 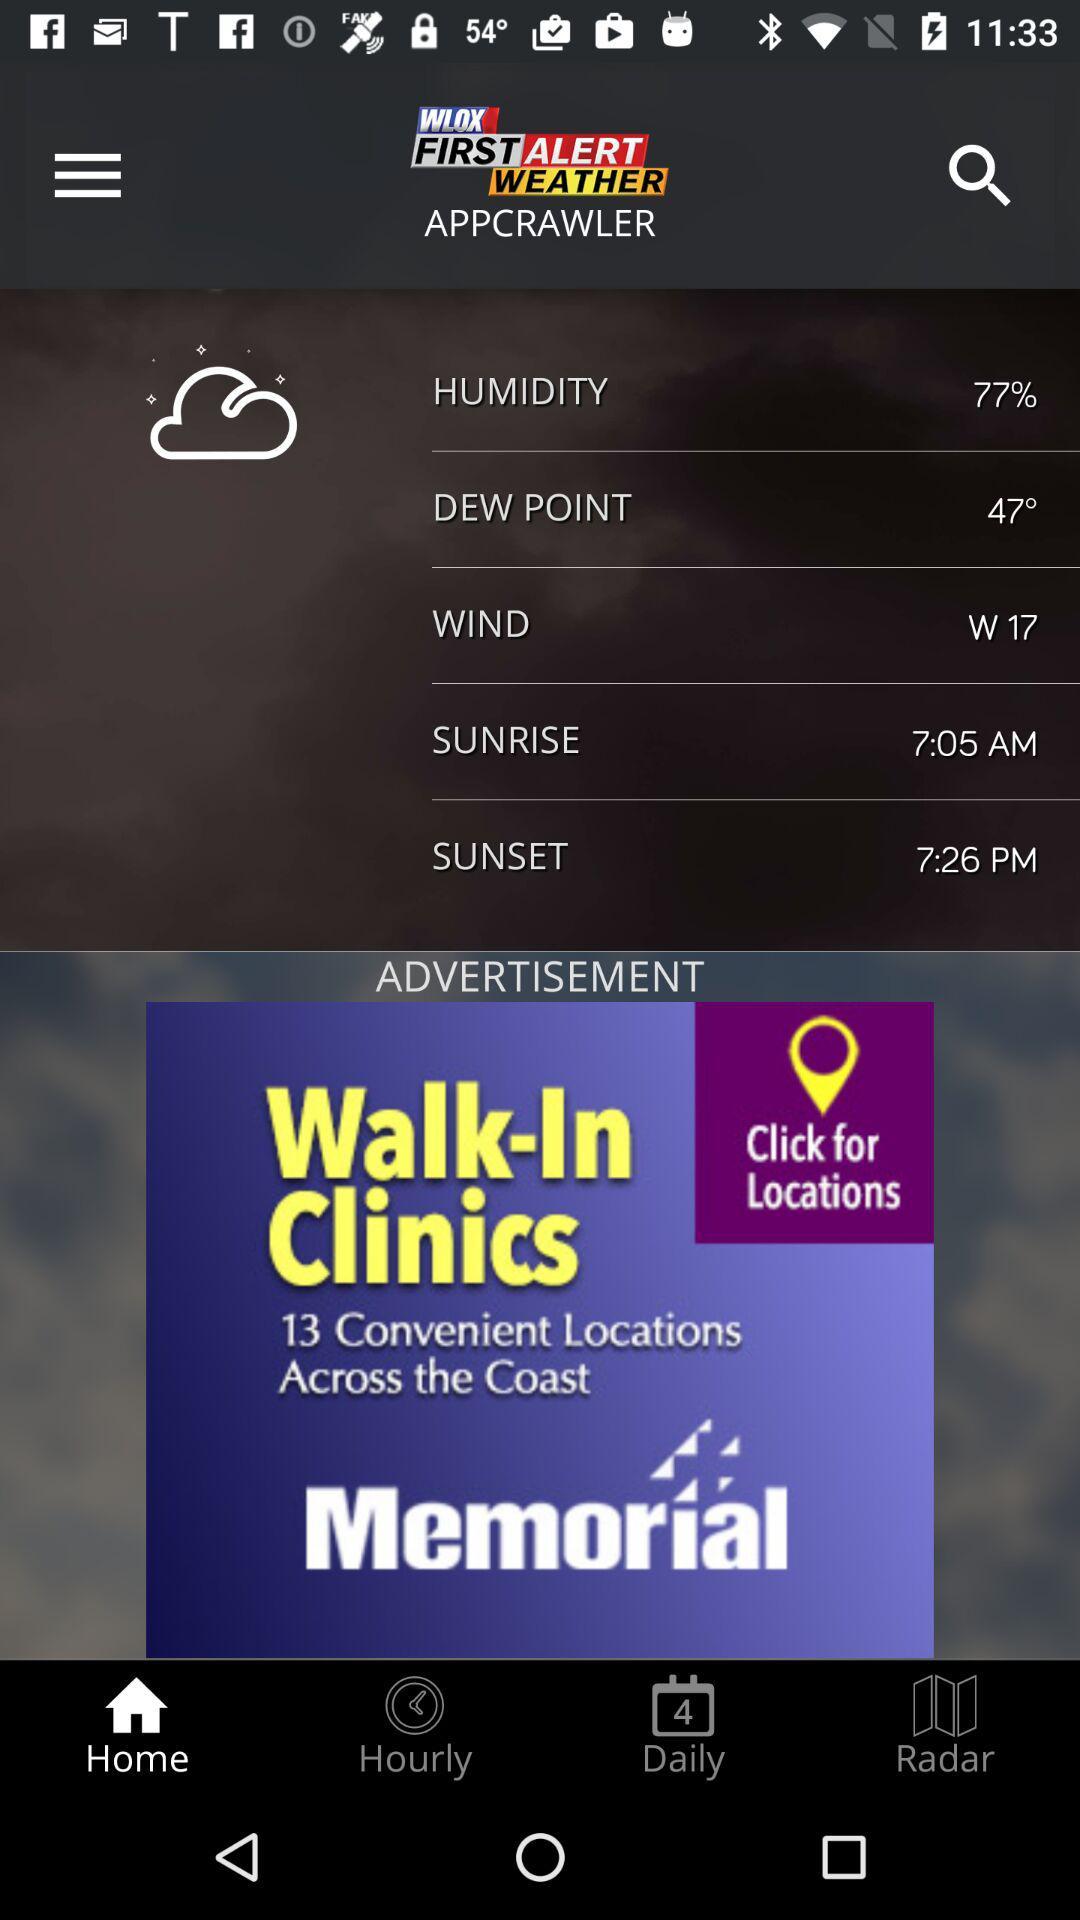 I want to click on open a advertisement, so click(x=540, y=1330).